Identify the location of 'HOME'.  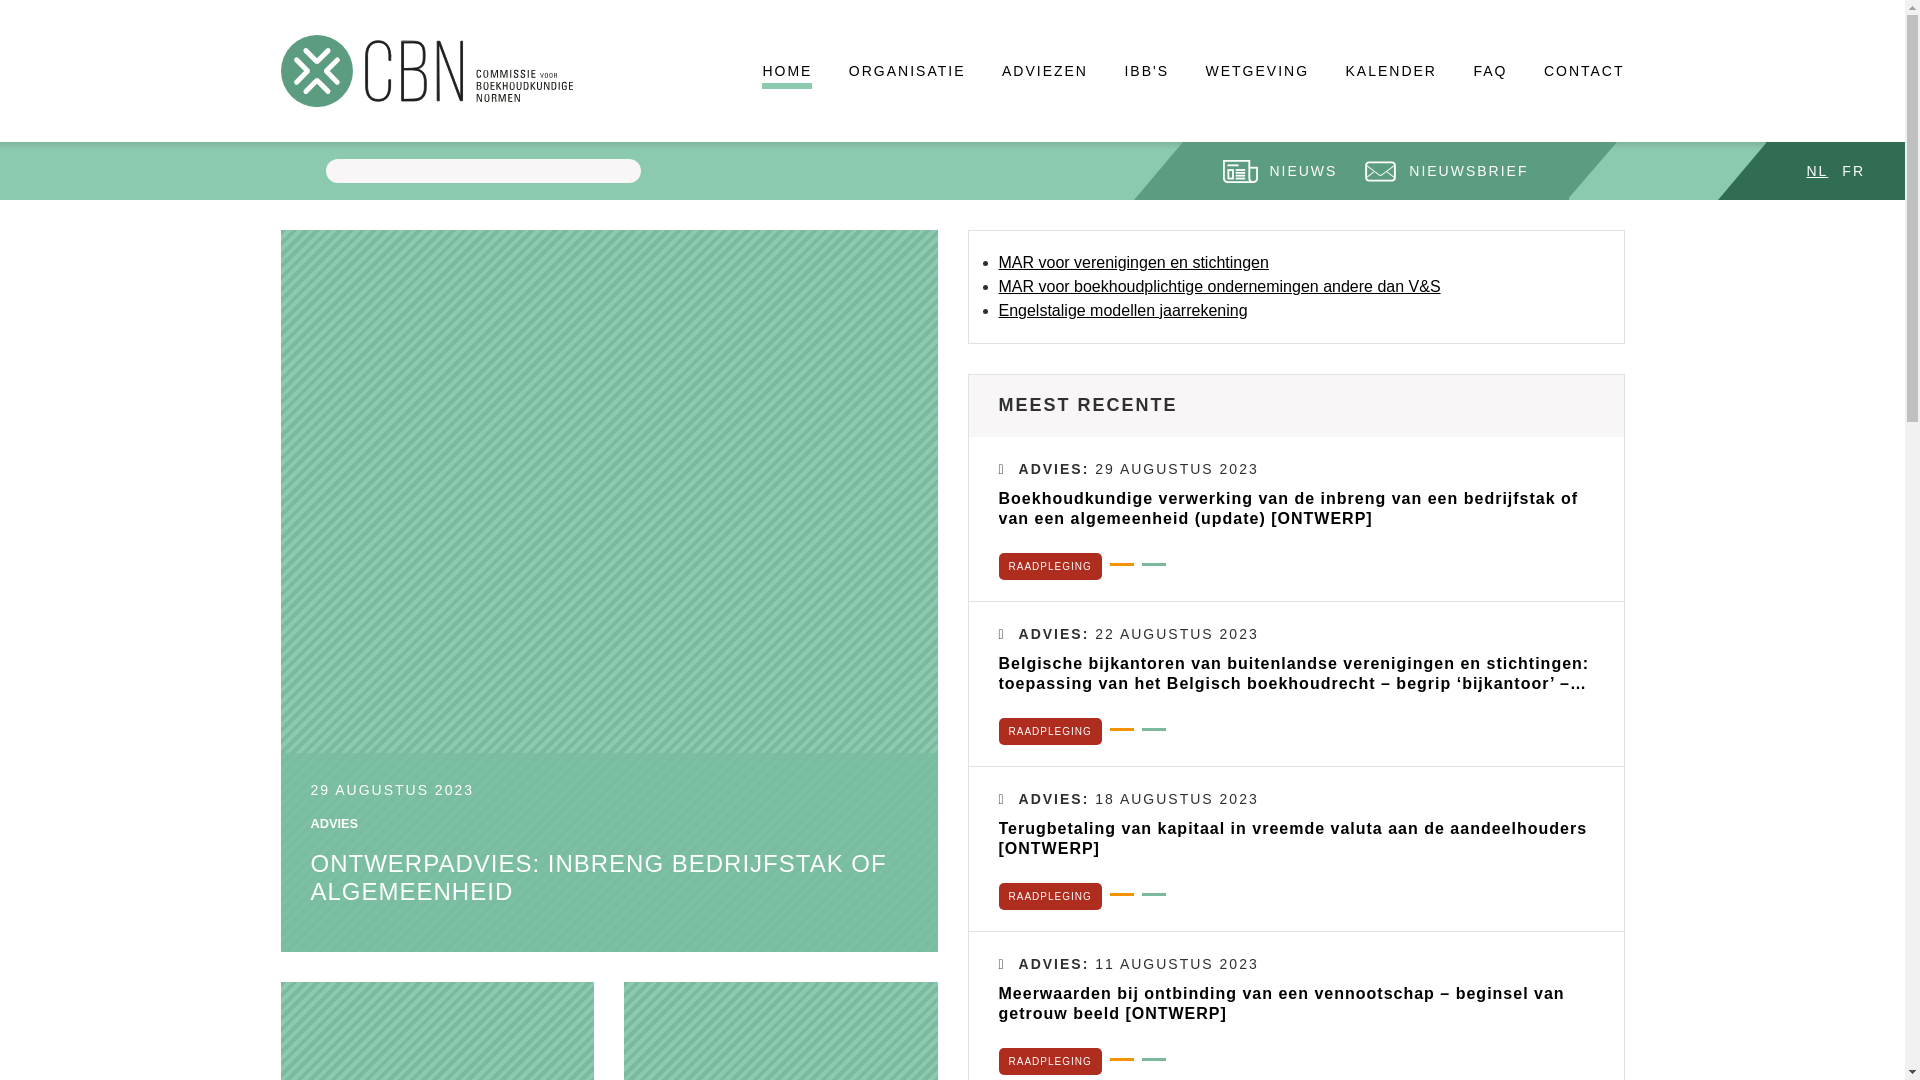
(786, 73).